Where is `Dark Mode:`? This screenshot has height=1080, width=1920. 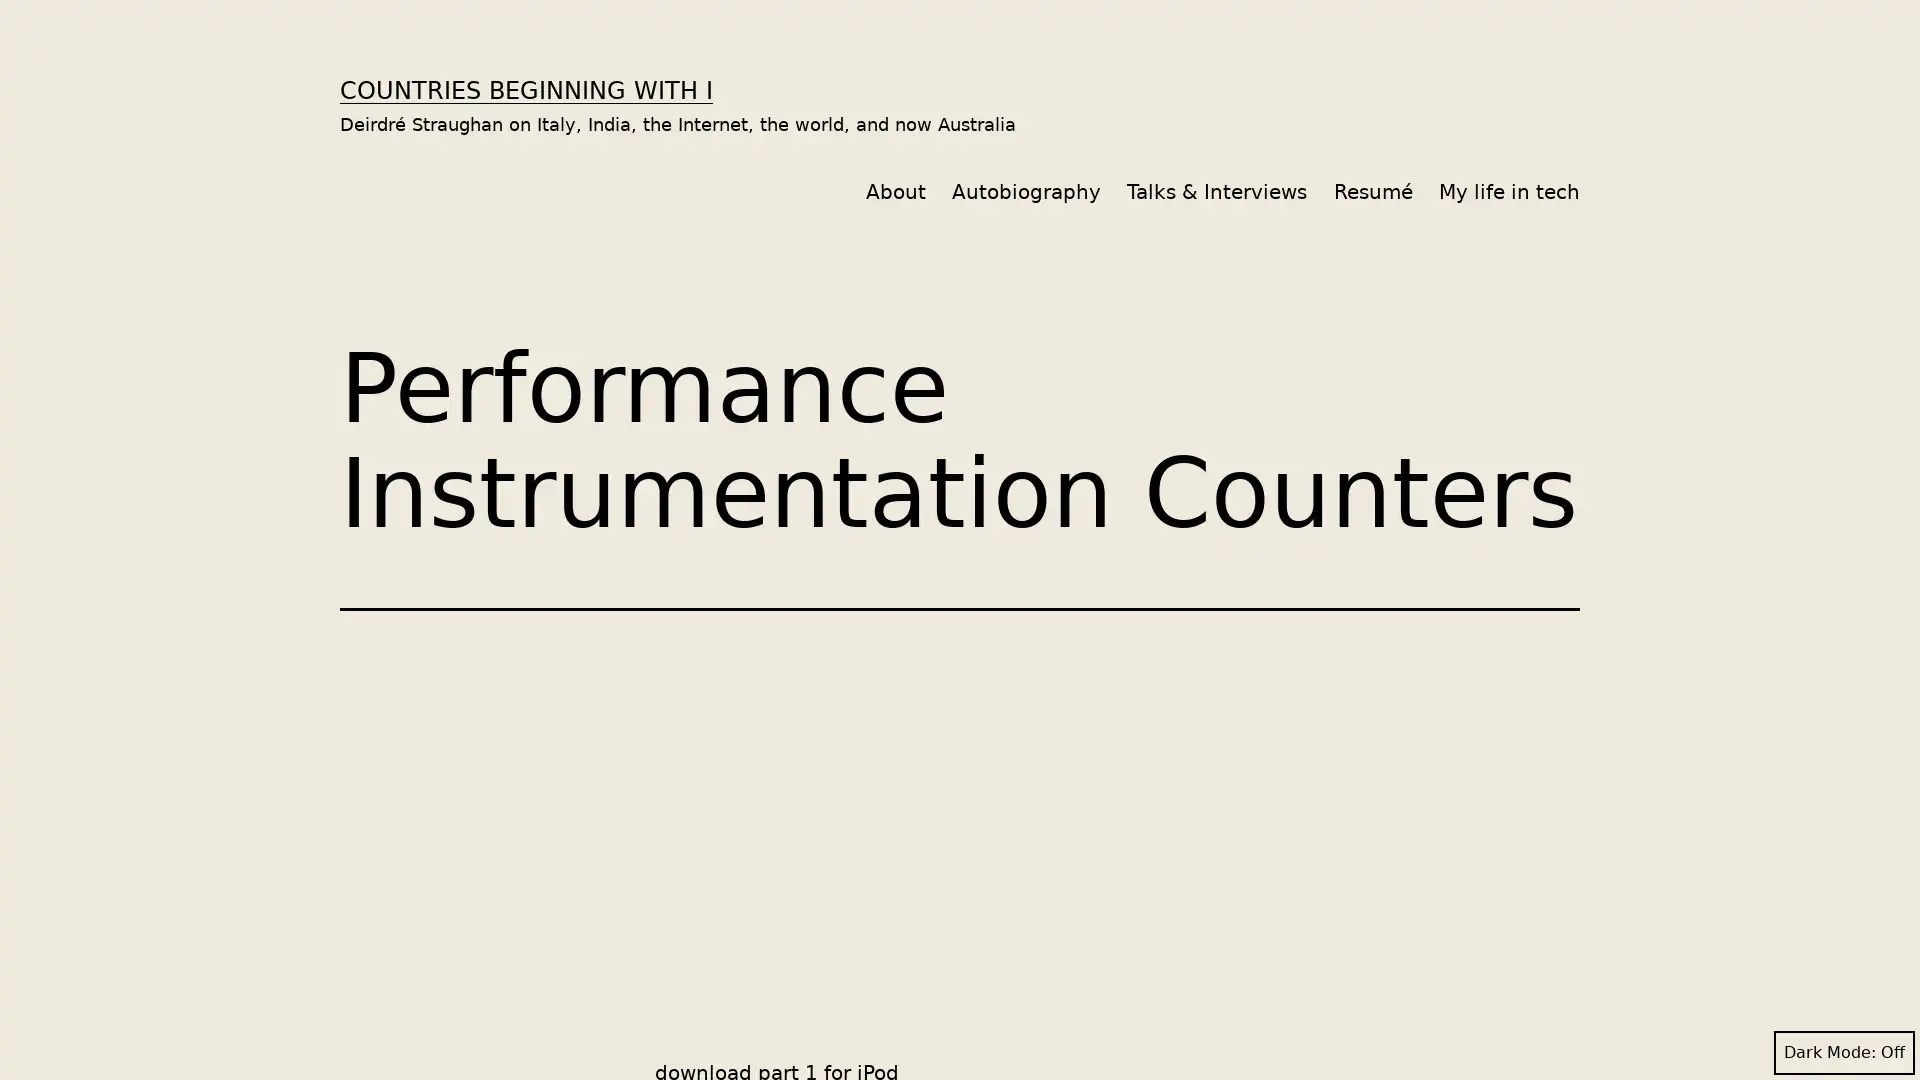
Dark Mode: is located at coordinates (1843, 1052).